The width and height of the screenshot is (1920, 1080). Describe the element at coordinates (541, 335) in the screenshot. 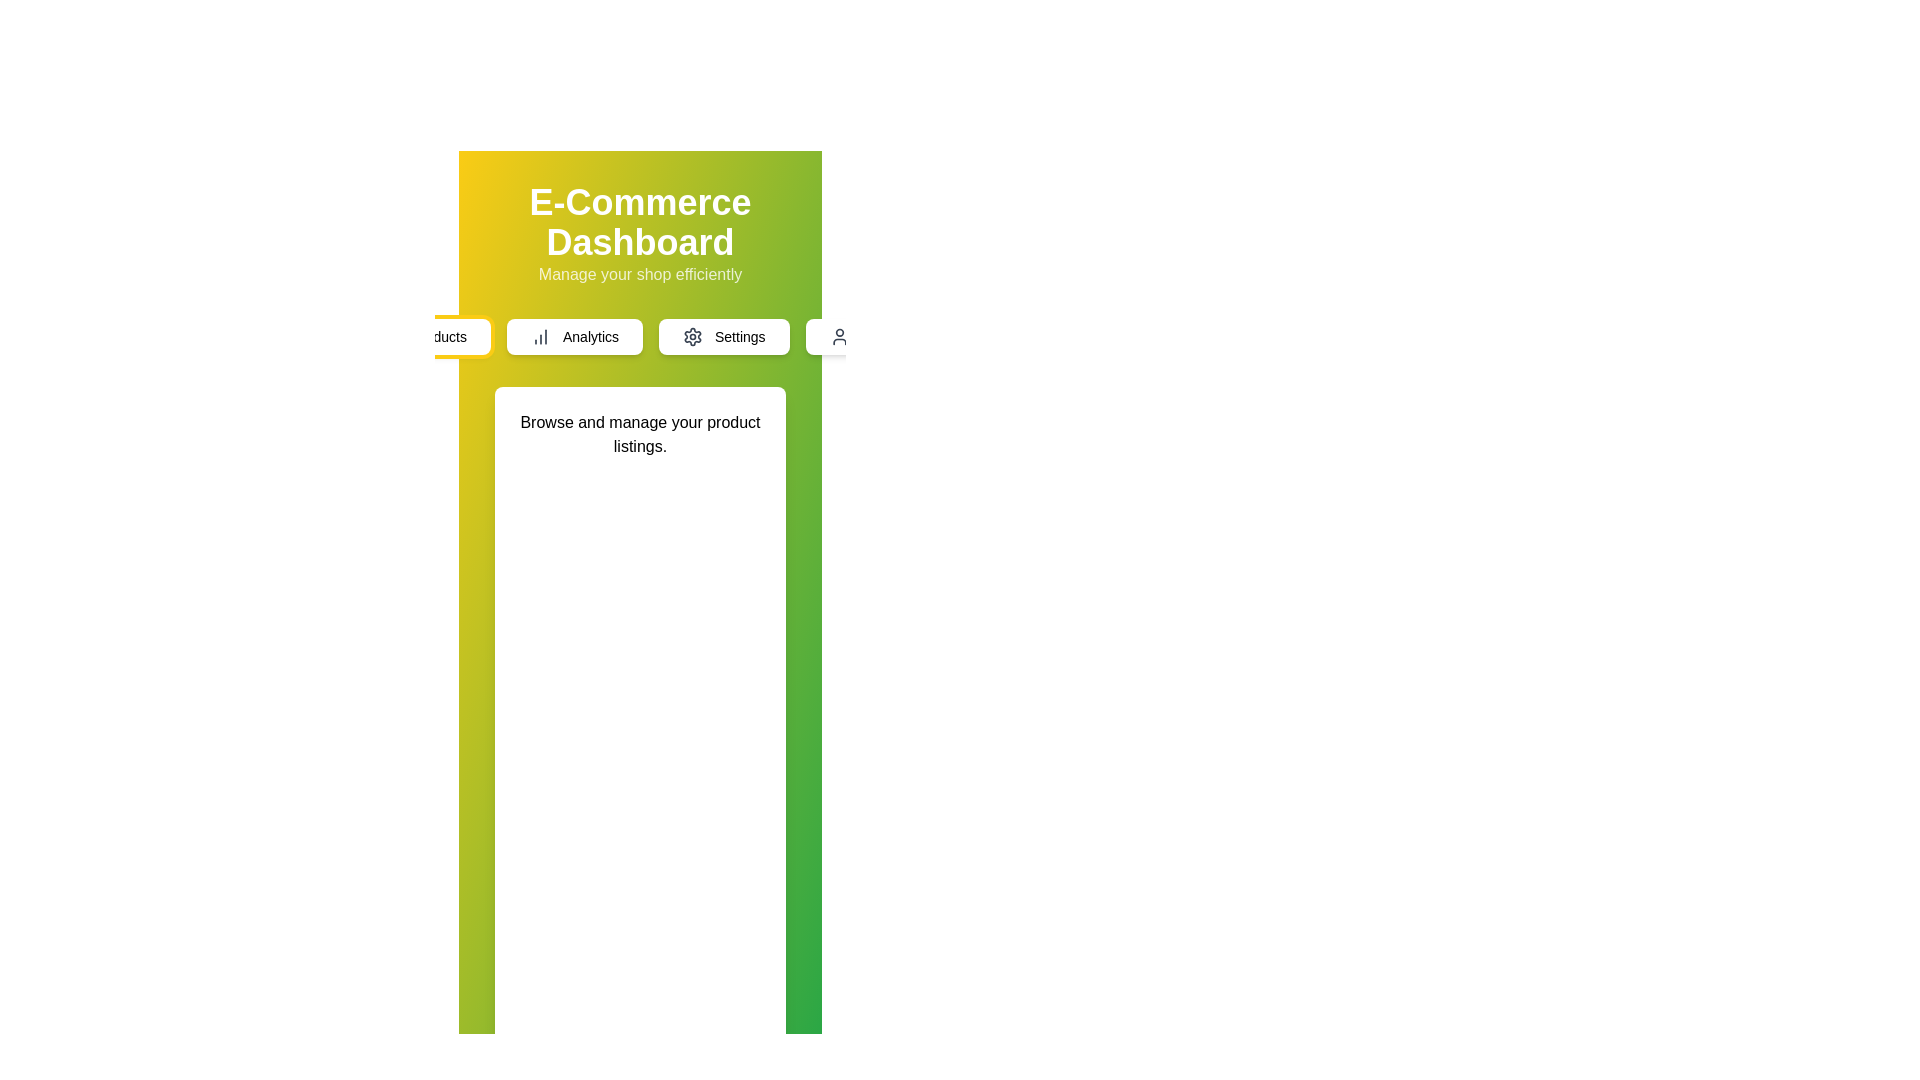

I see `the small icon resembling a column chart within the 'Analytics' button in the top navigation bar of the 'E-Commerce Dashboard'` at that location.